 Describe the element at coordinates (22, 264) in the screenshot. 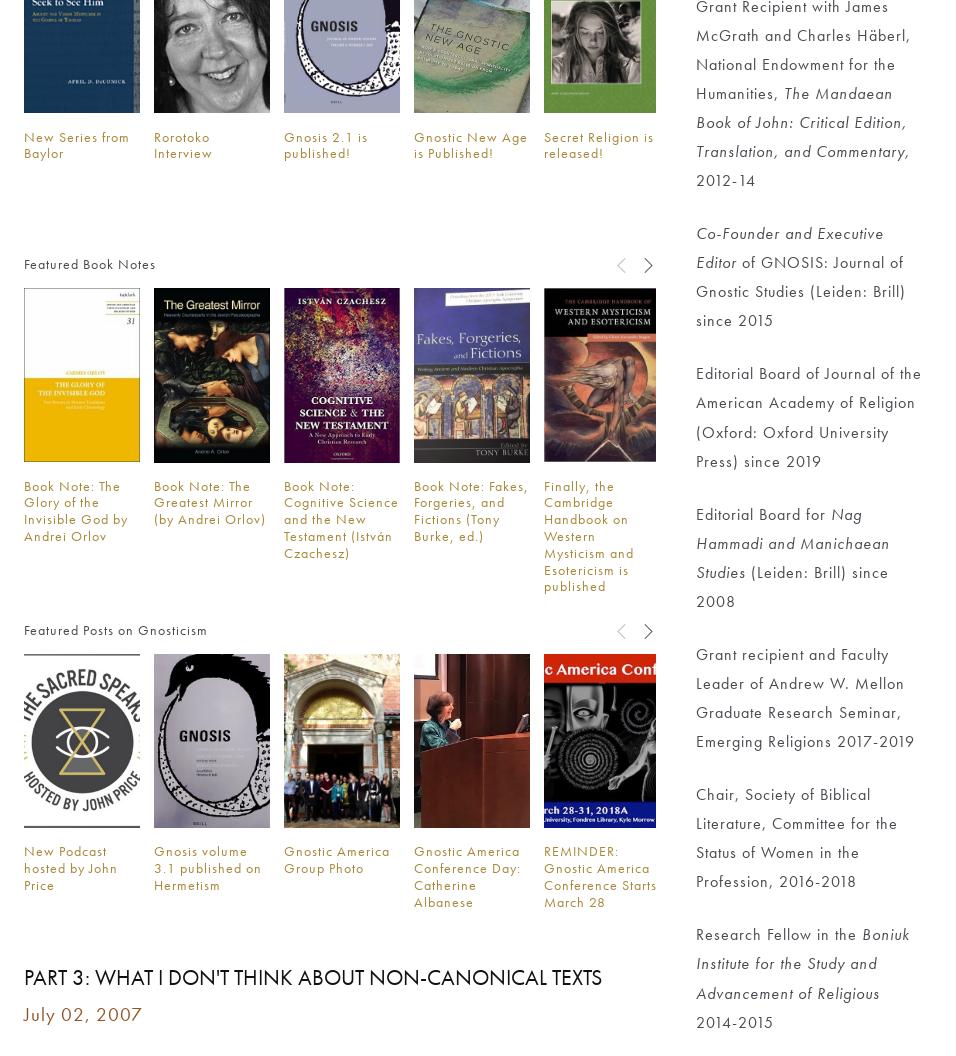

I see `'Featured Book Notes'` at that location.